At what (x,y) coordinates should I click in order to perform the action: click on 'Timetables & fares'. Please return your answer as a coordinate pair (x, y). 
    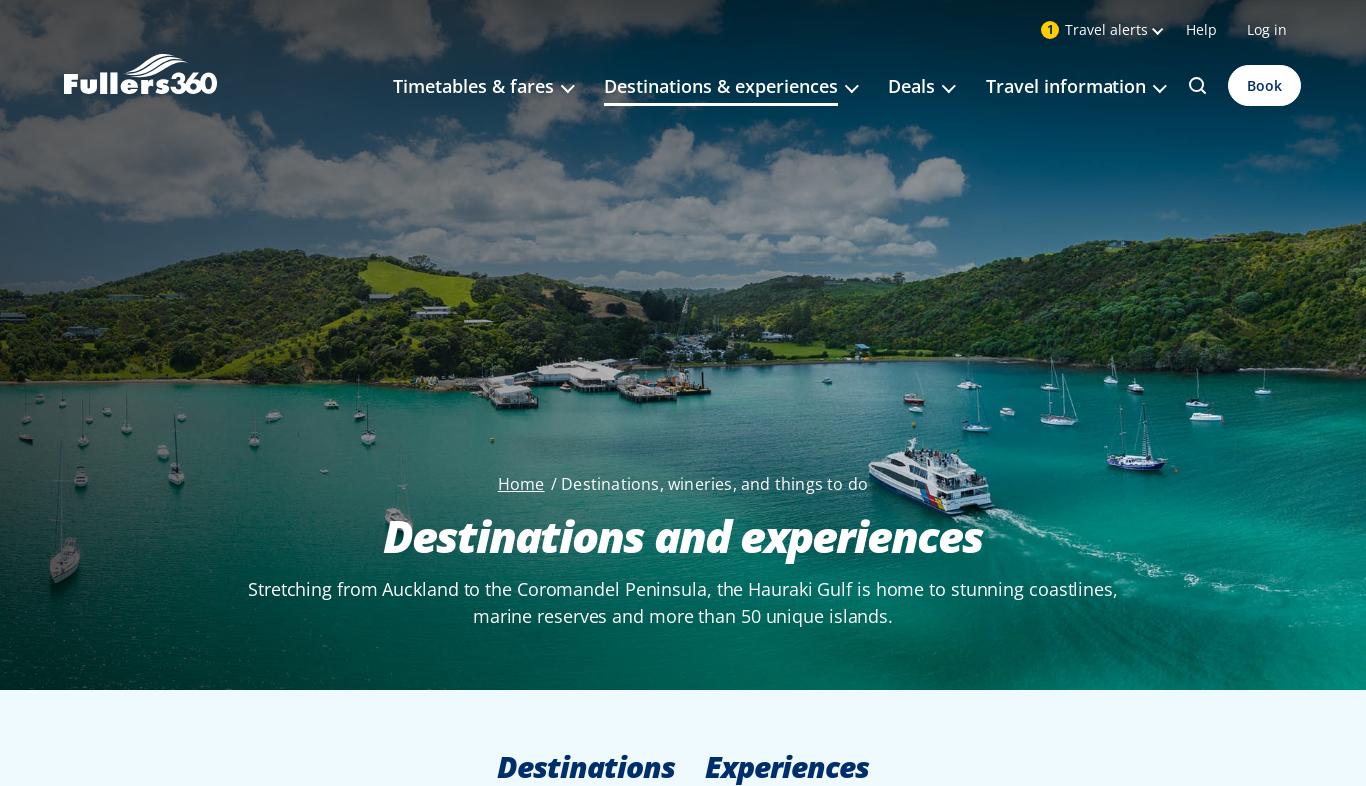
    Looking at the image, I should click on (472, 84).